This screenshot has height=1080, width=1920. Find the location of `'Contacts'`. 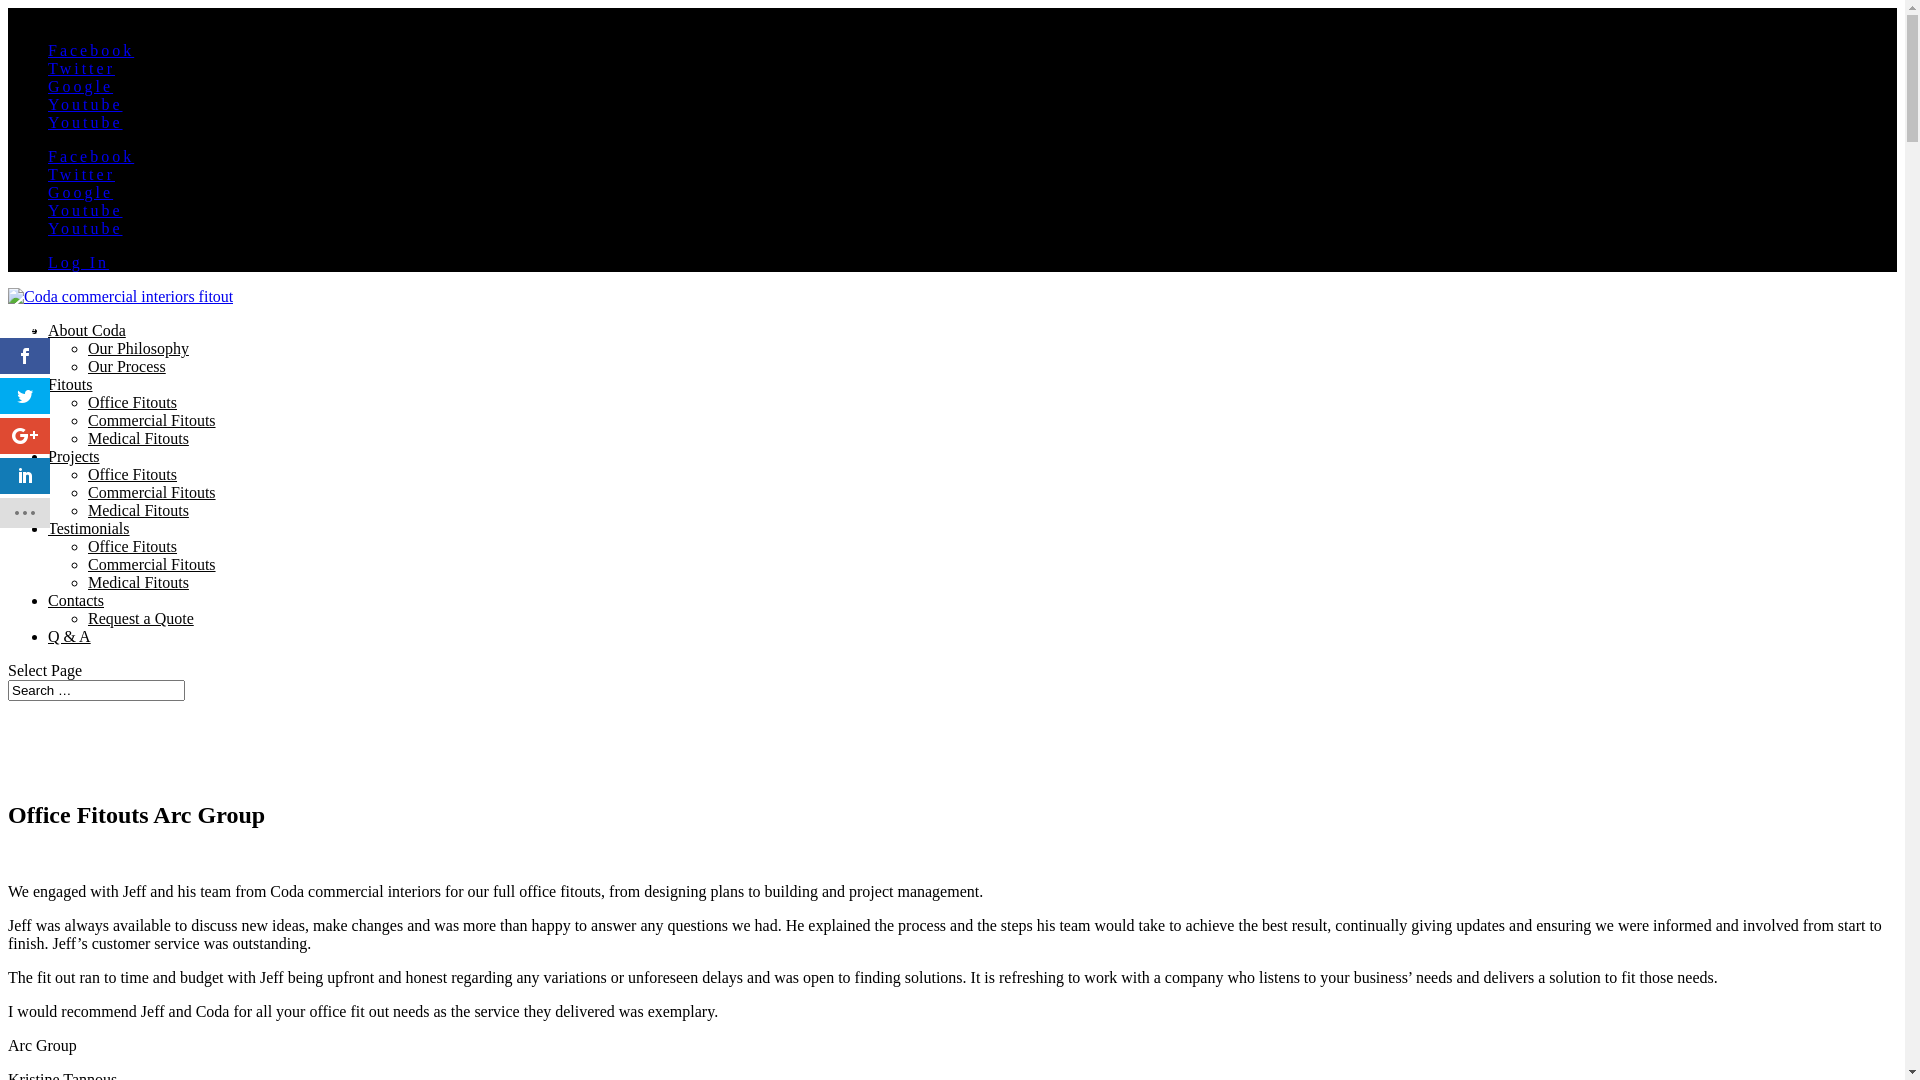

'Contacts' is located at coordinates (76, 599).